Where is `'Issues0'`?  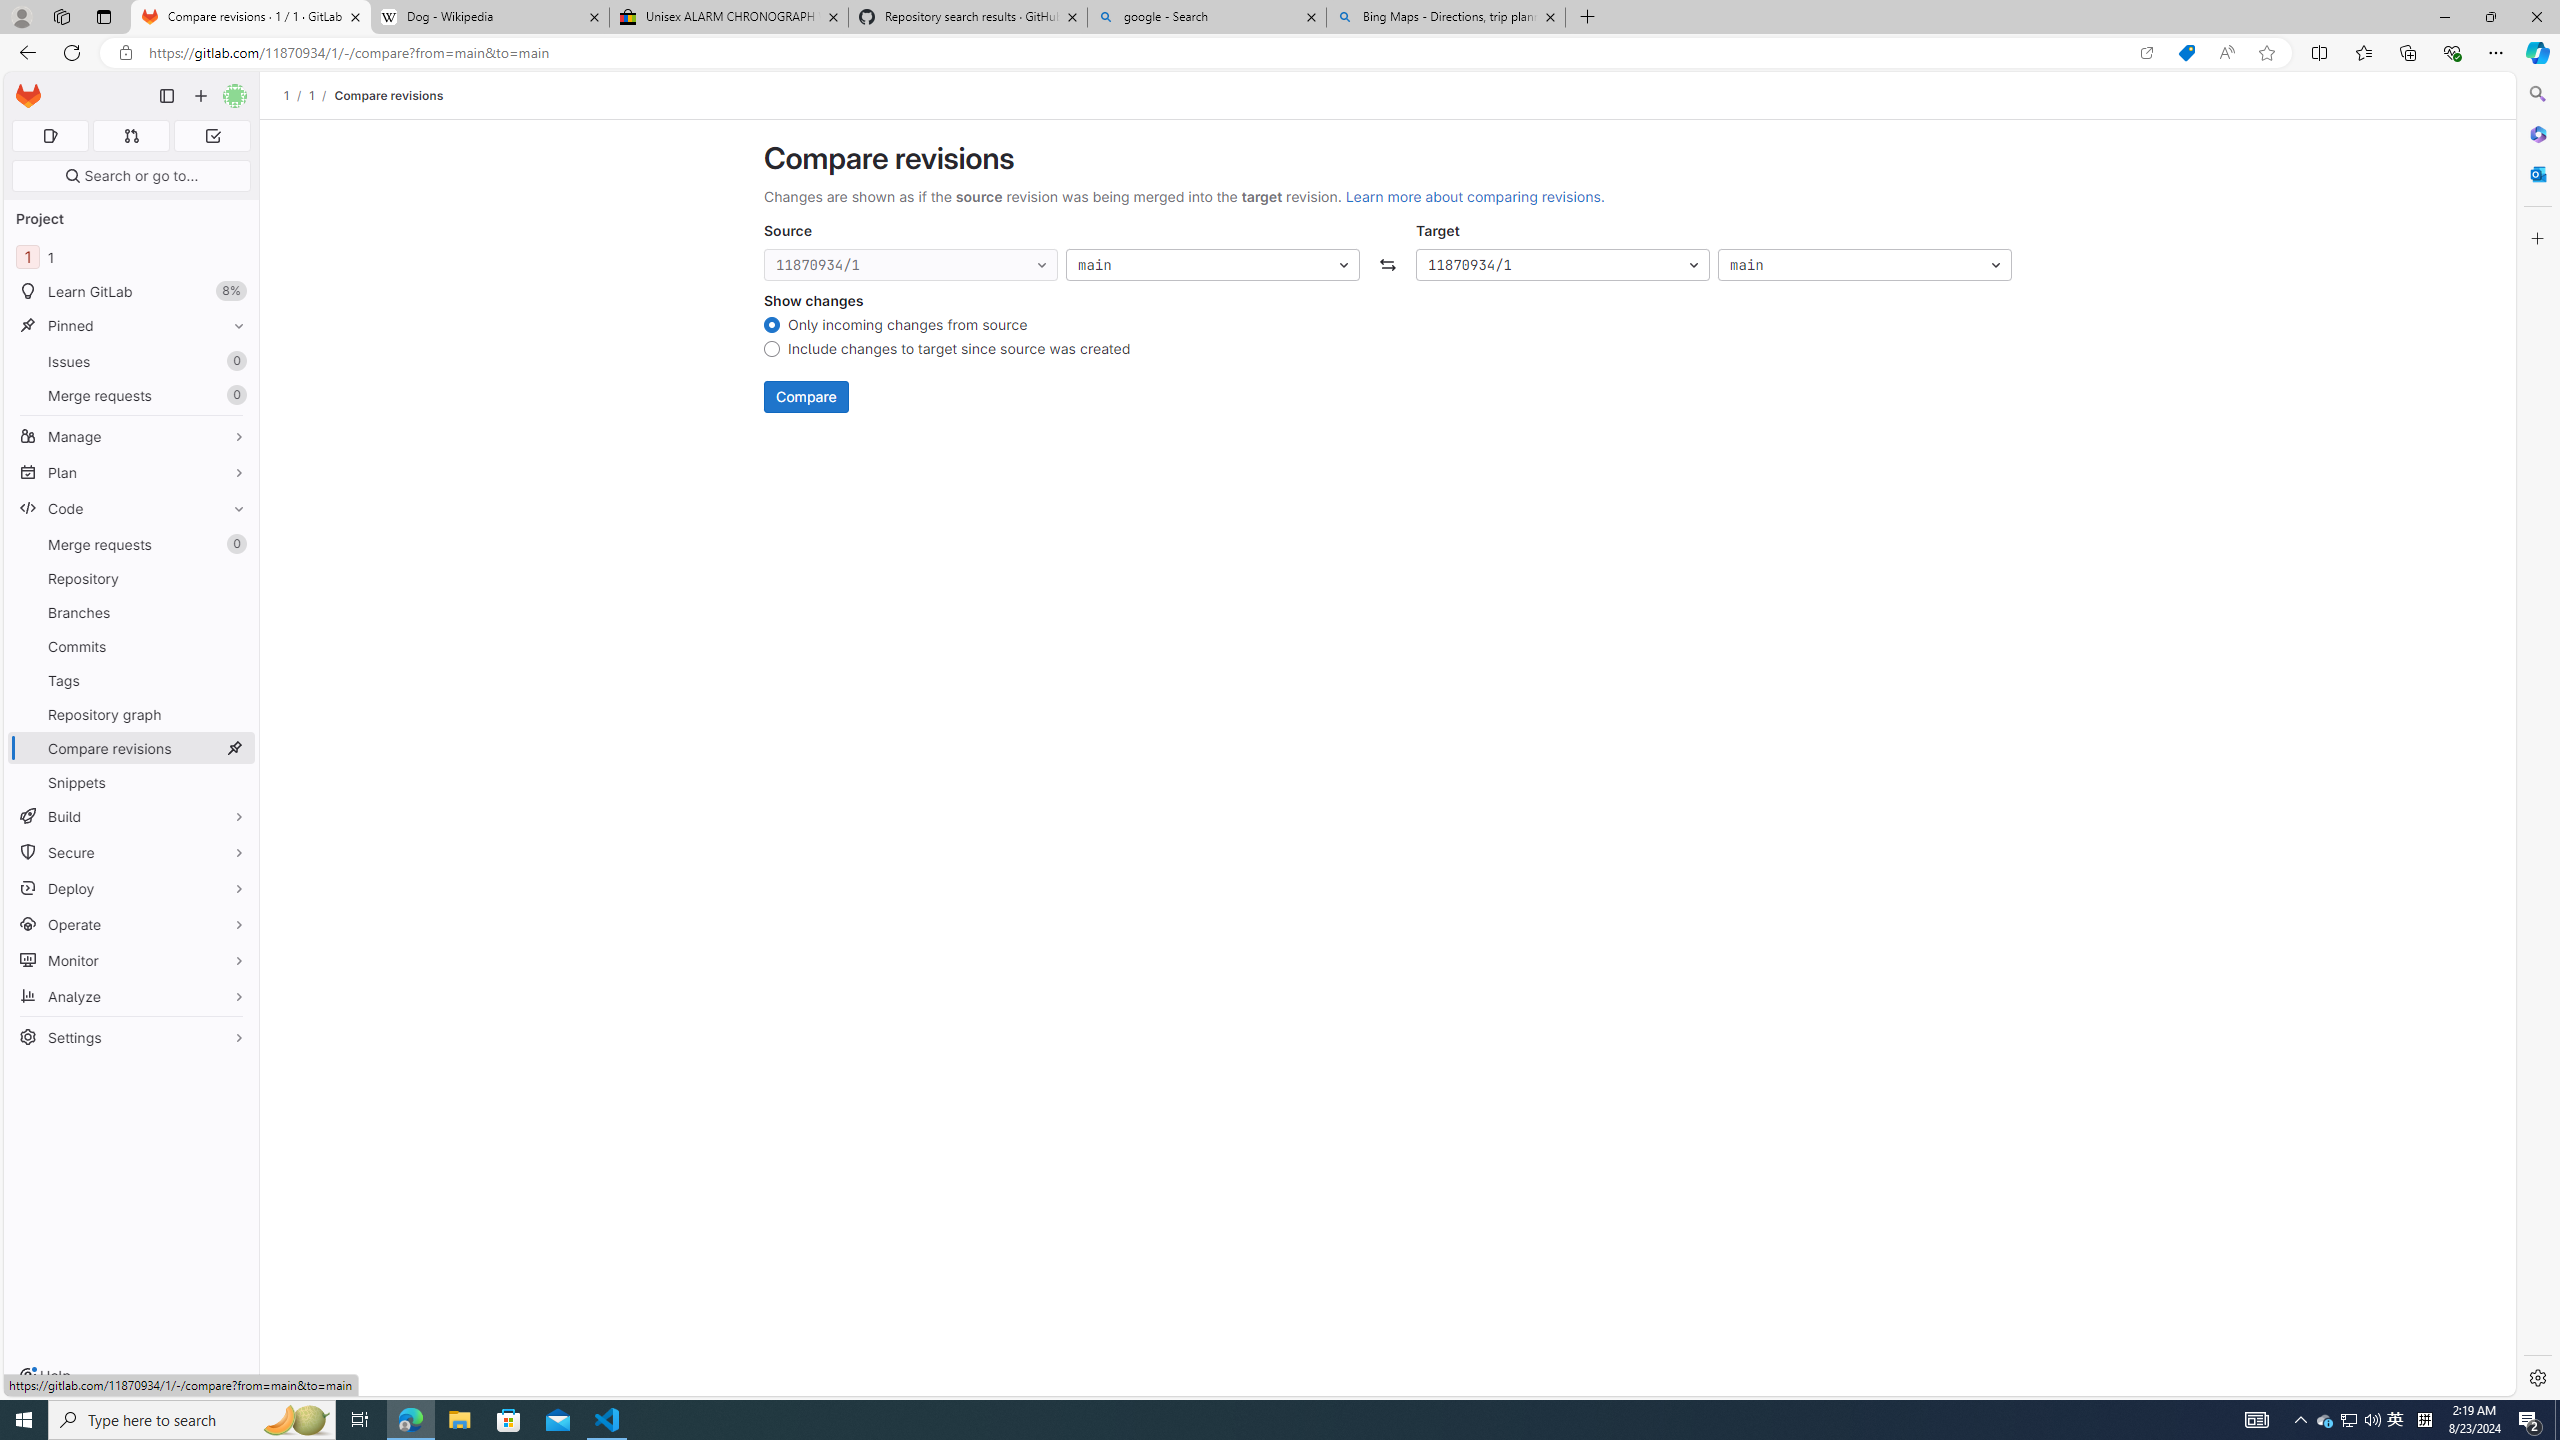
'Issues0' is located at coordinates (130, 360).